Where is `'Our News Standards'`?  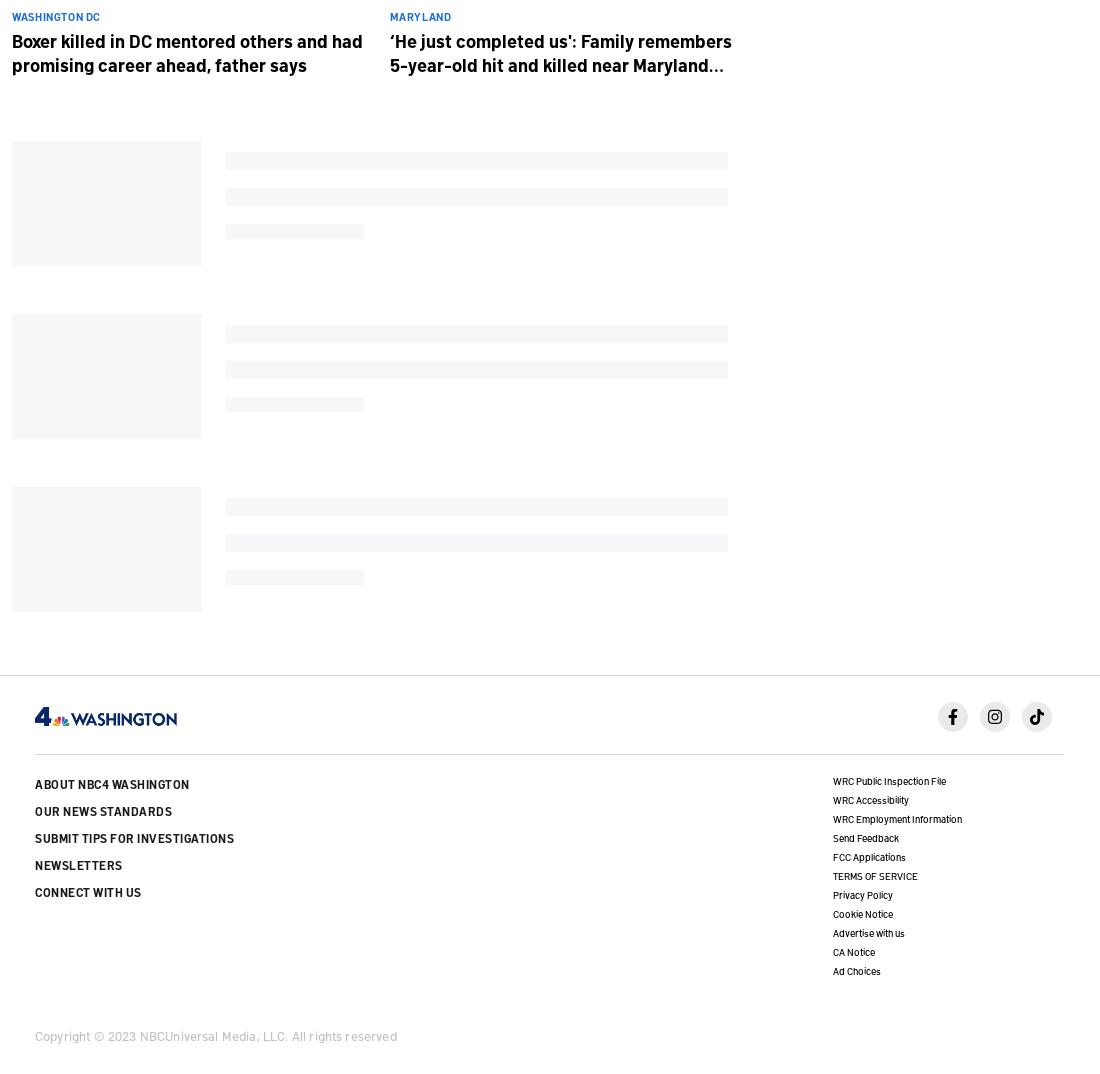
'Our News Standards' is located at coordinates (103, 810).